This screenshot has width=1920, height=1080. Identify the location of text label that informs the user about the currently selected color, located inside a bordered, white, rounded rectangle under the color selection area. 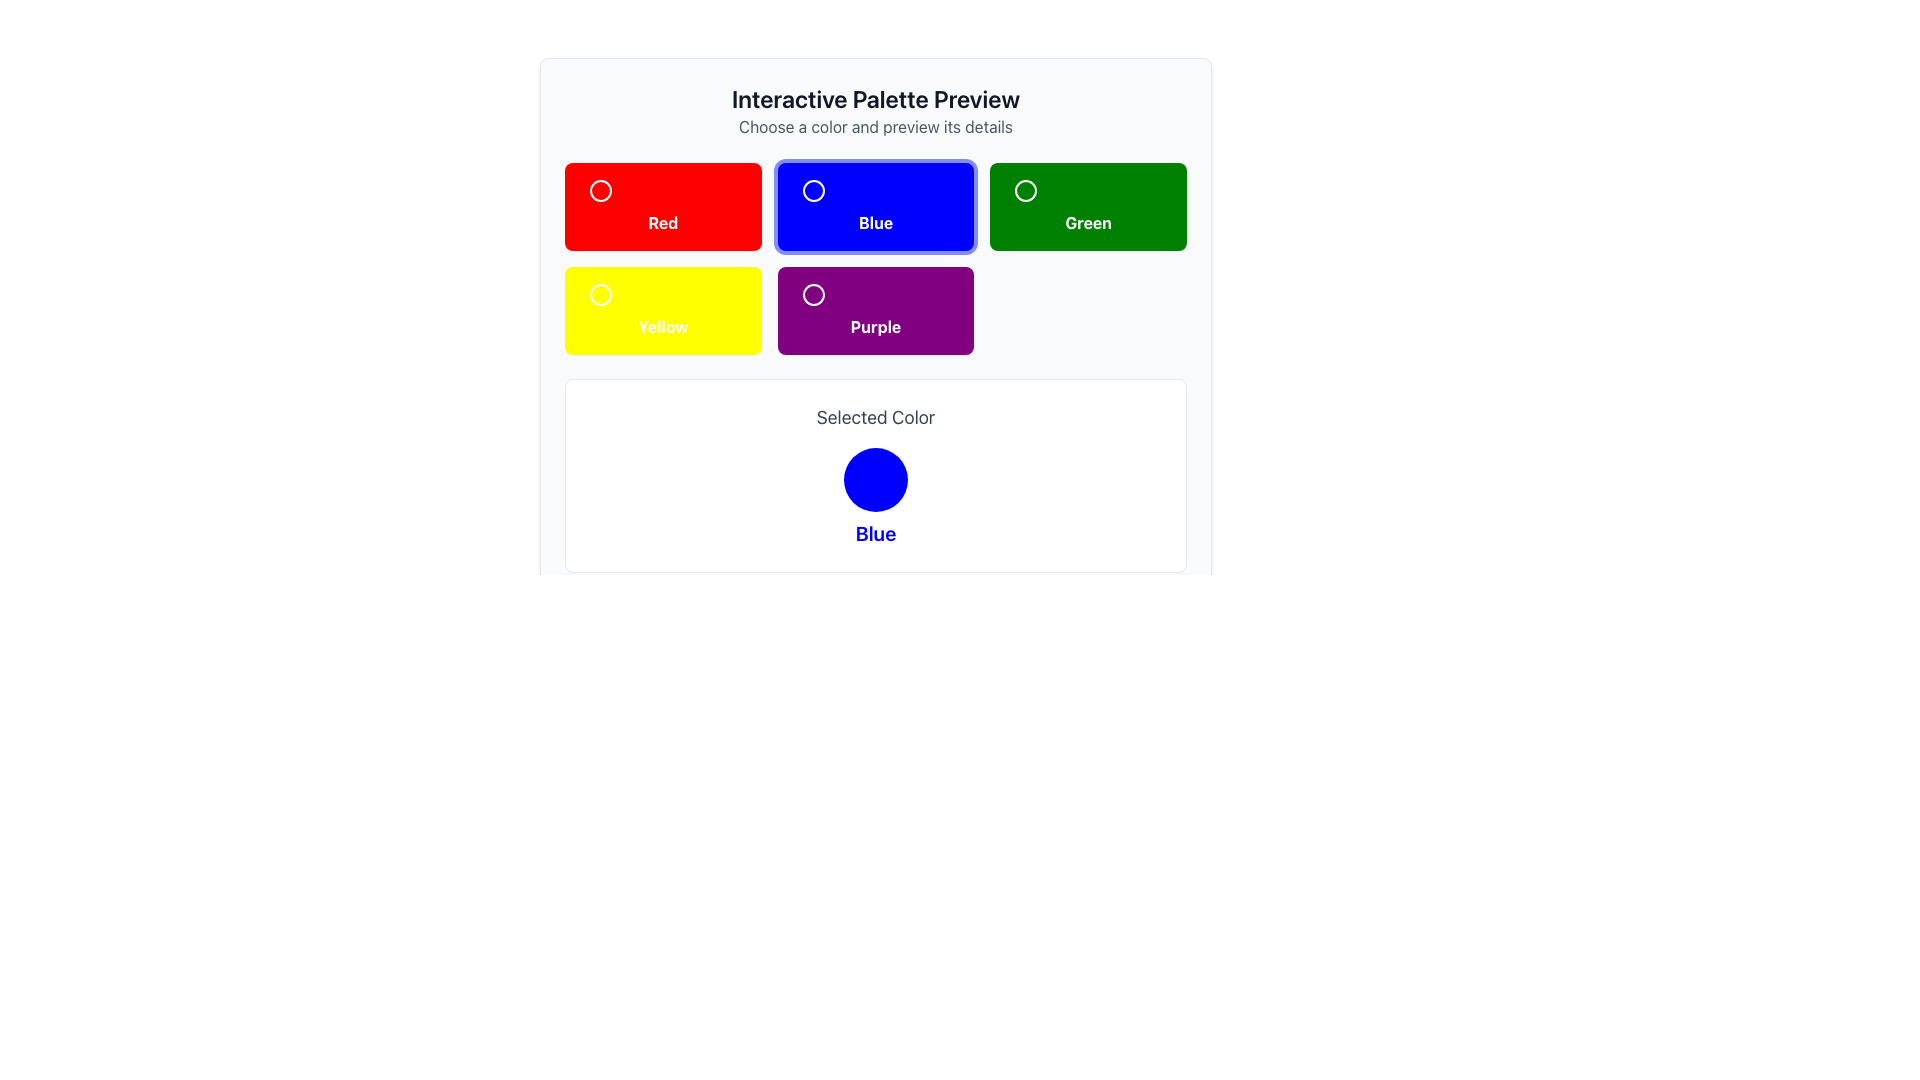
(875, 416).